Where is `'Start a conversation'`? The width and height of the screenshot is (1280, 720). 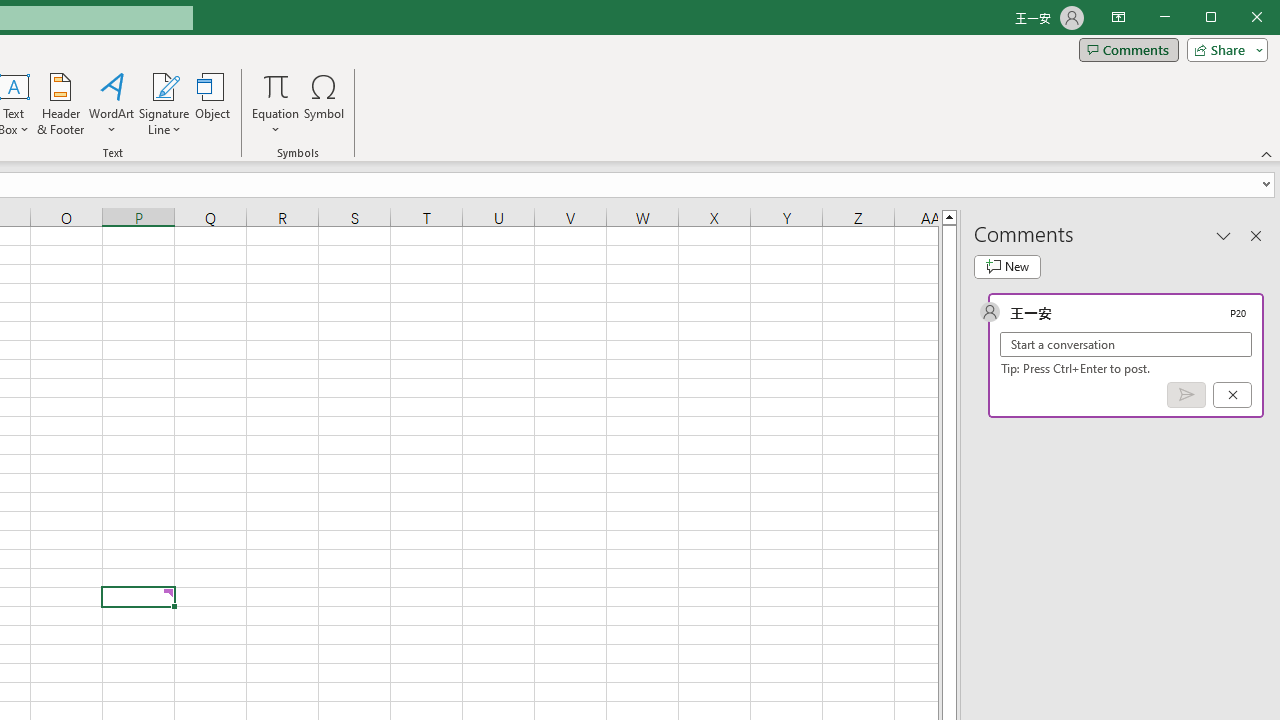 'Start a conversation' is located at coordinates (1126, 343).